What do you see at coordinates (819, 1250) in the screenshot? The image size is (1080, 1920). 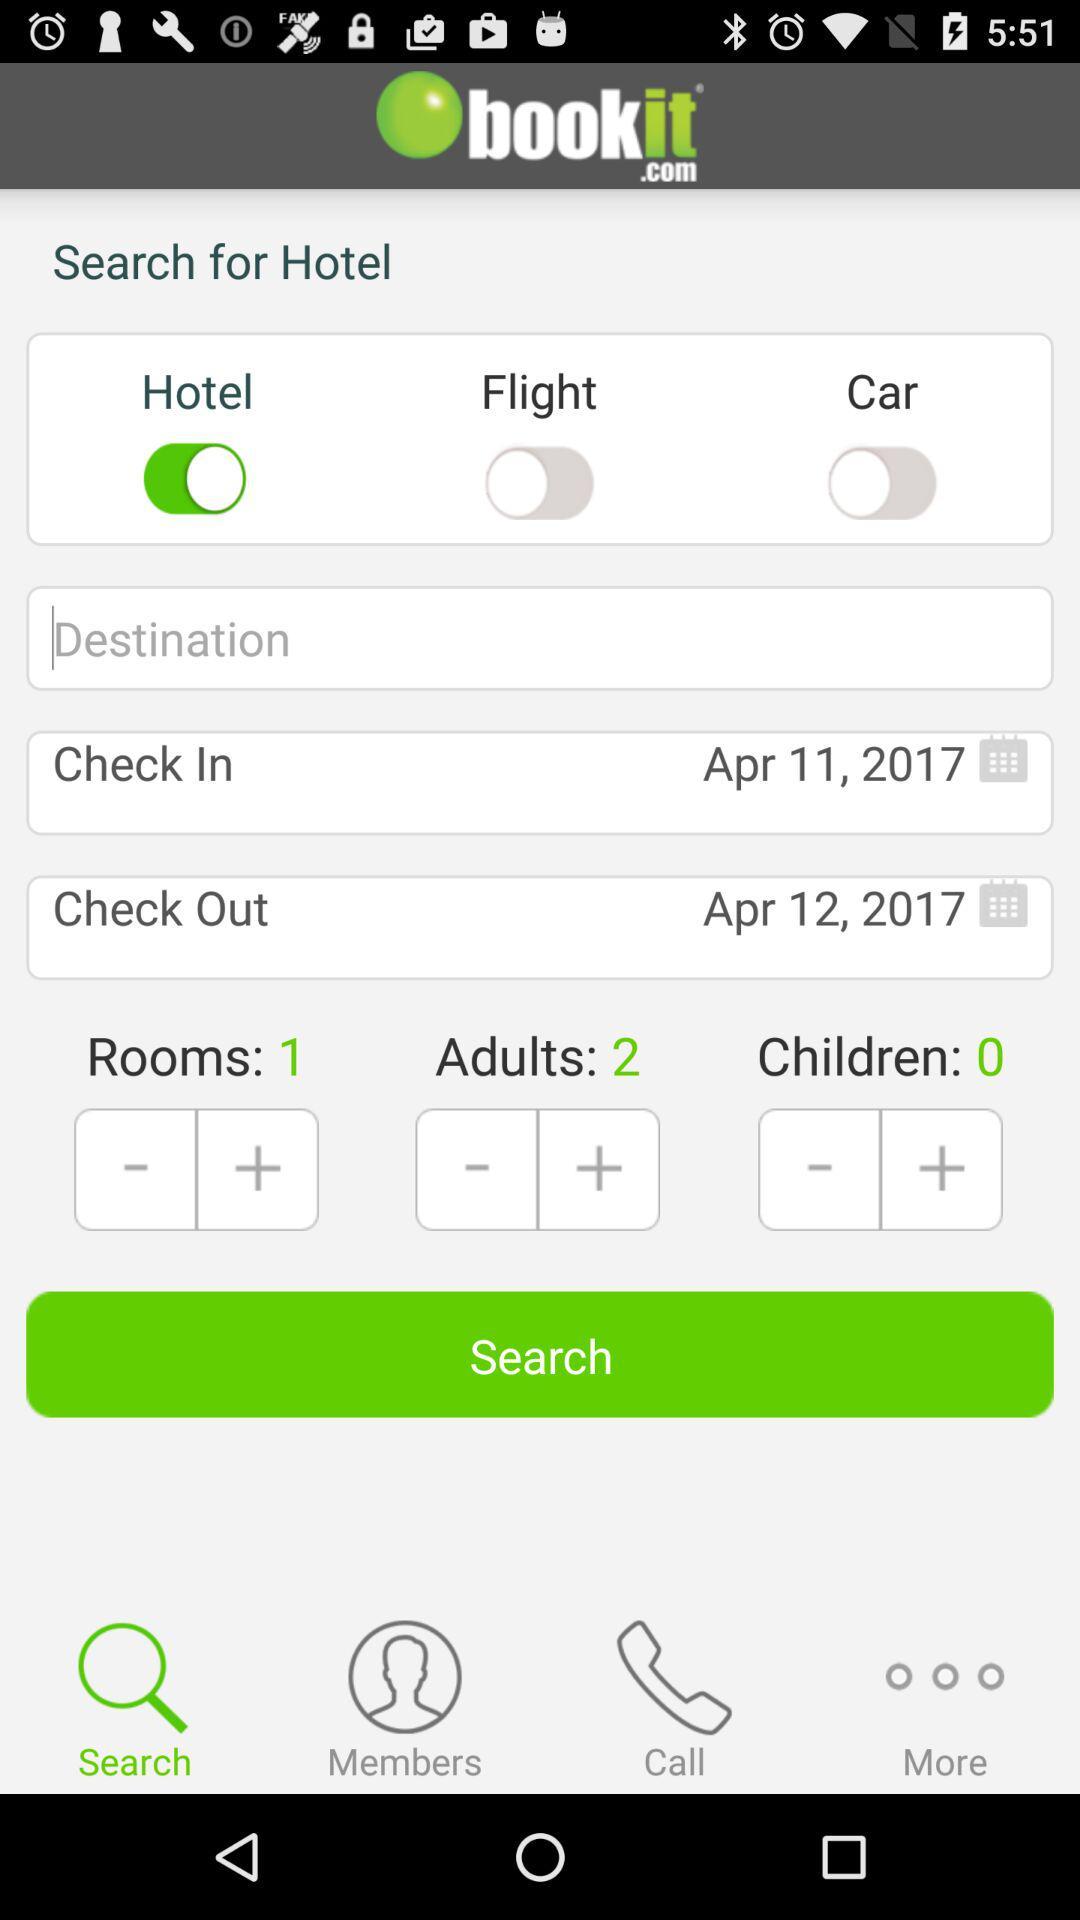 I see `the minus icon` at bounding box center [819, 1250].